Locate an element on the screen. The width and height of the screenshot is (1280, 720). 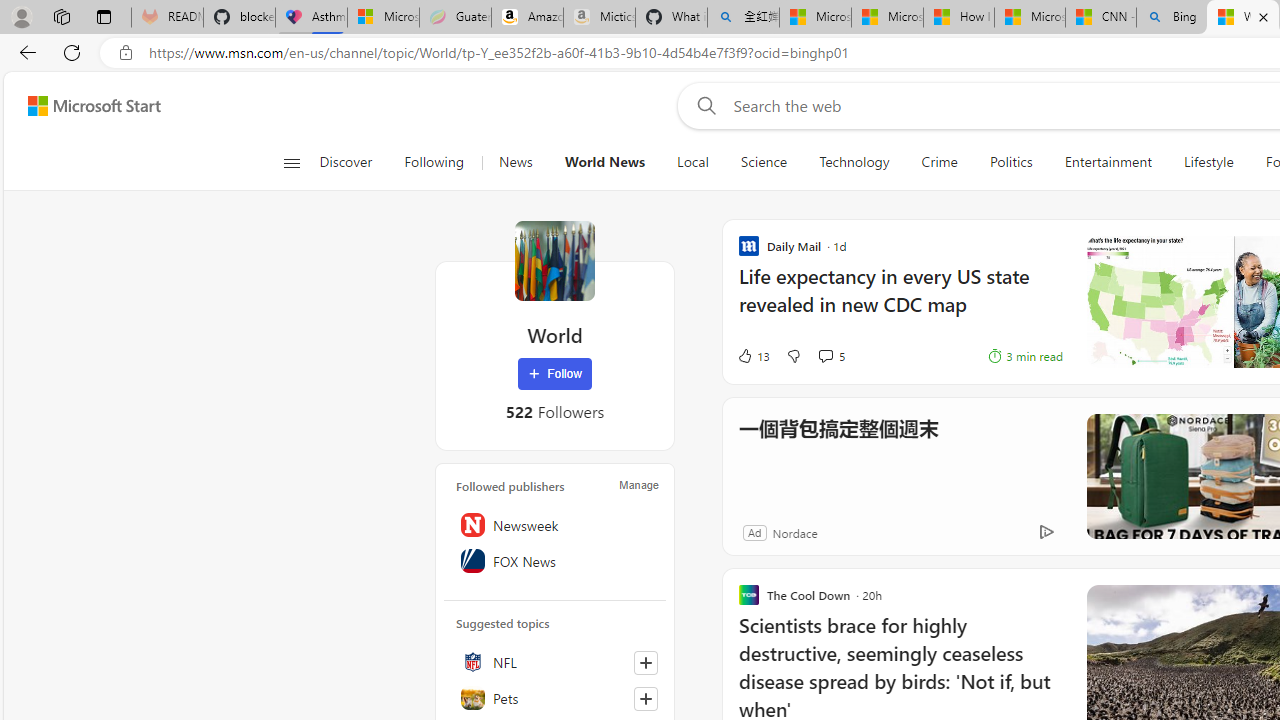
'Open navigation menu' is located at coordinates (290, 162).